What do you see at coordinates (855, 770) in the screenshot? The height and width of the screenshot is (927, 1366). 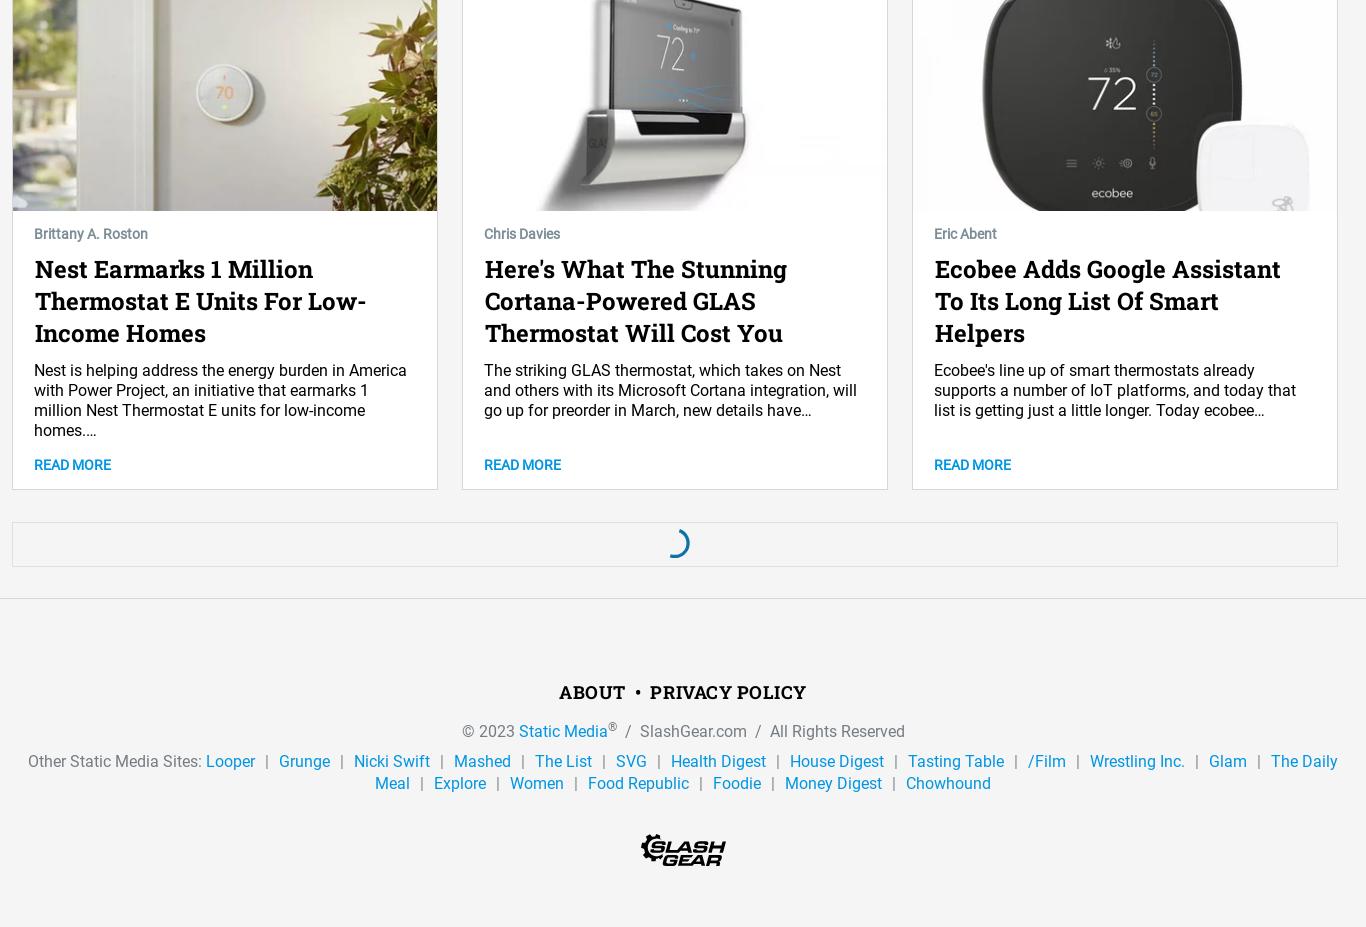 I see `'The Daily Meal'` at bounding box center [855, 770].